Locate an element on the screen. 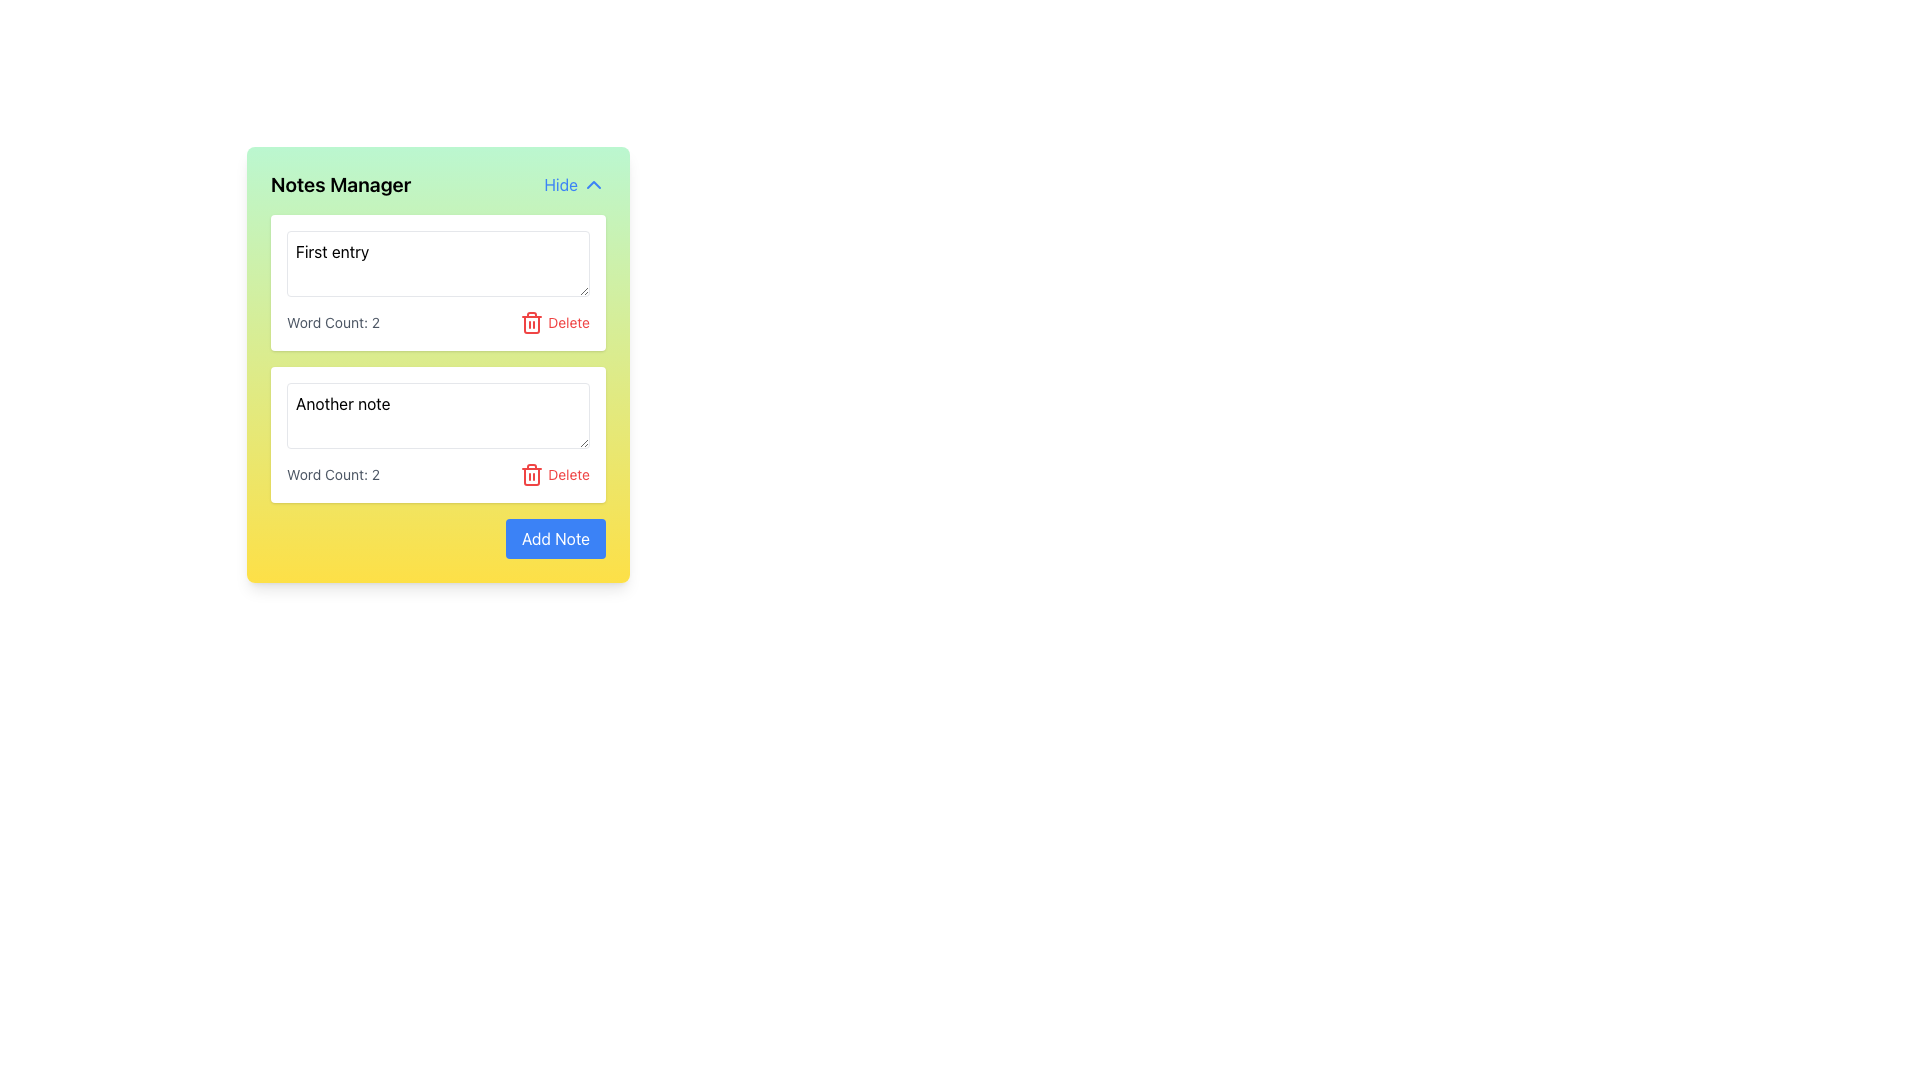 This screenshot has width=1920, height=1080. the 'Delete' text label, which is red-colored and located in the lower section of the component containing the second note, adjacent to a red trash icon is located at coordinates (568, 474).